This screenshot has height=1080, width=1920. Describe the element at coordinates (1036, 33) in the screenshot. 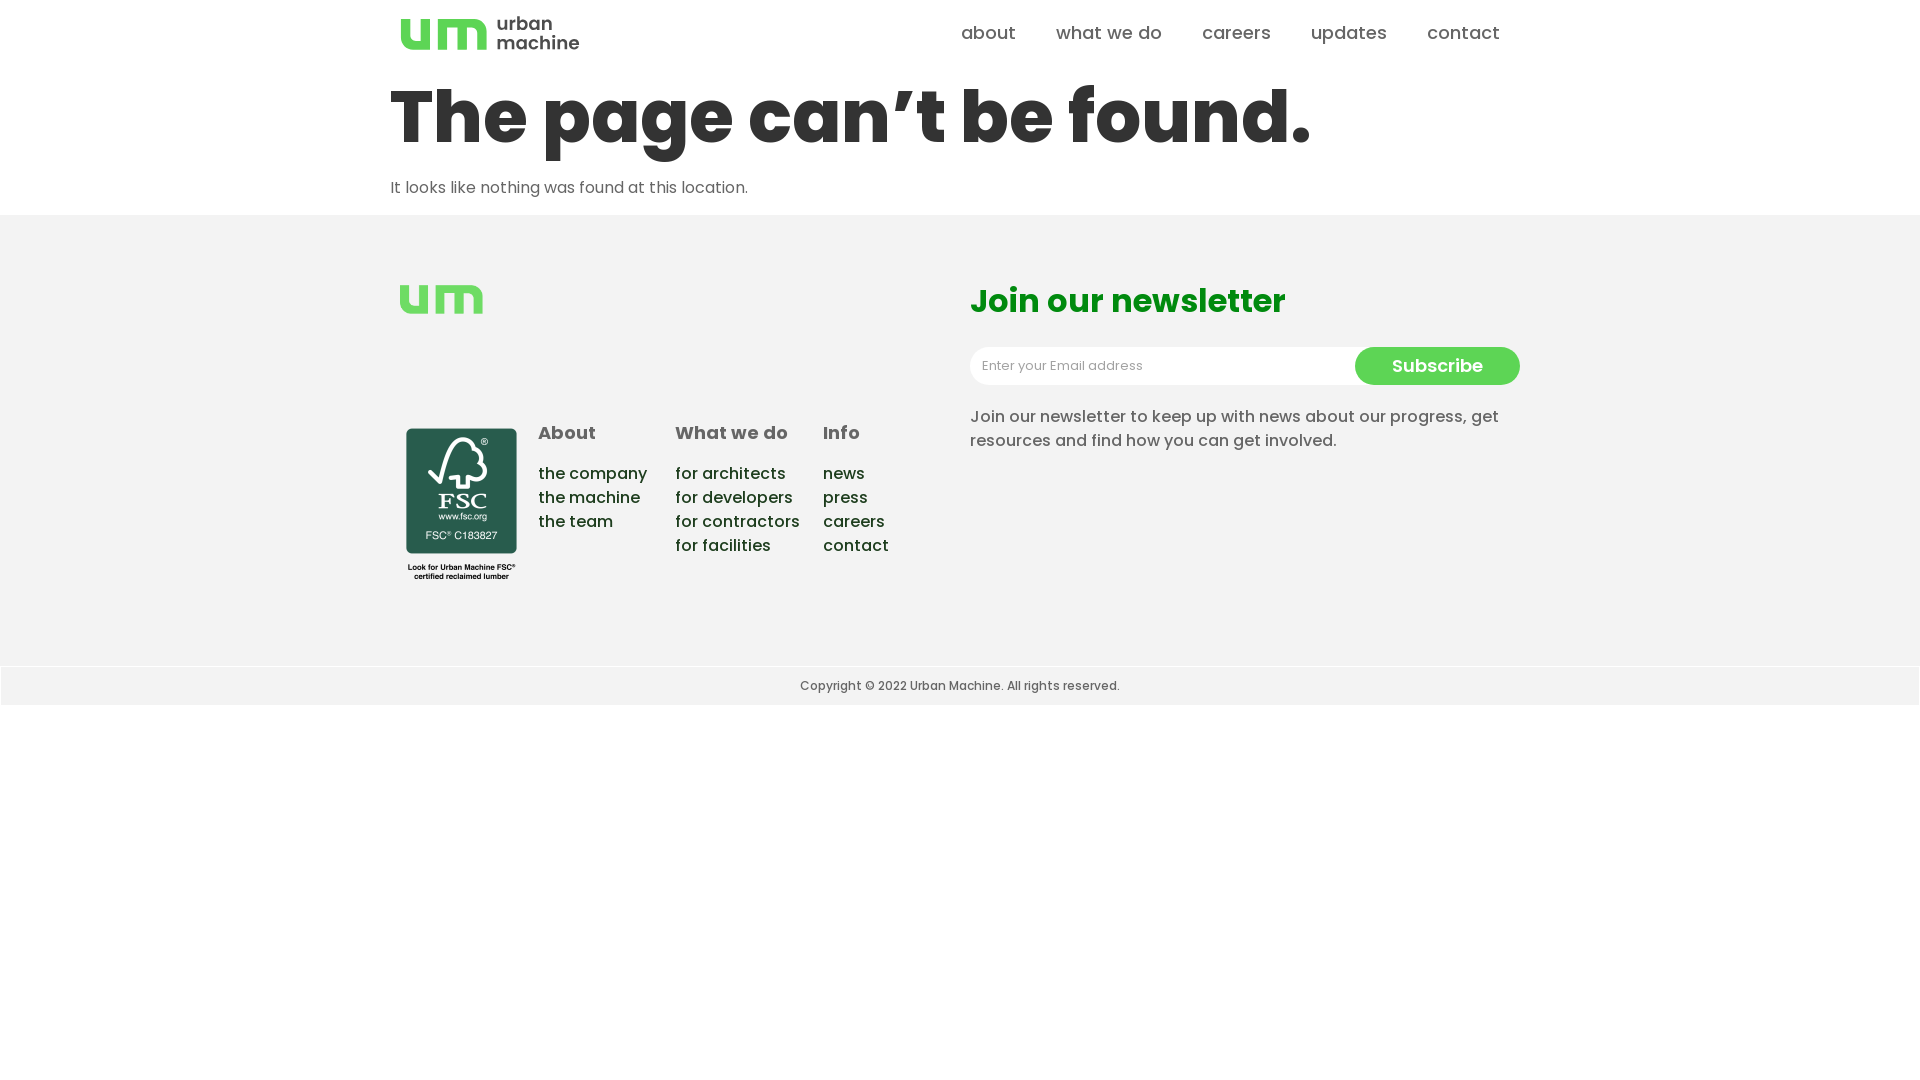

I see `'what we do'` at that location.